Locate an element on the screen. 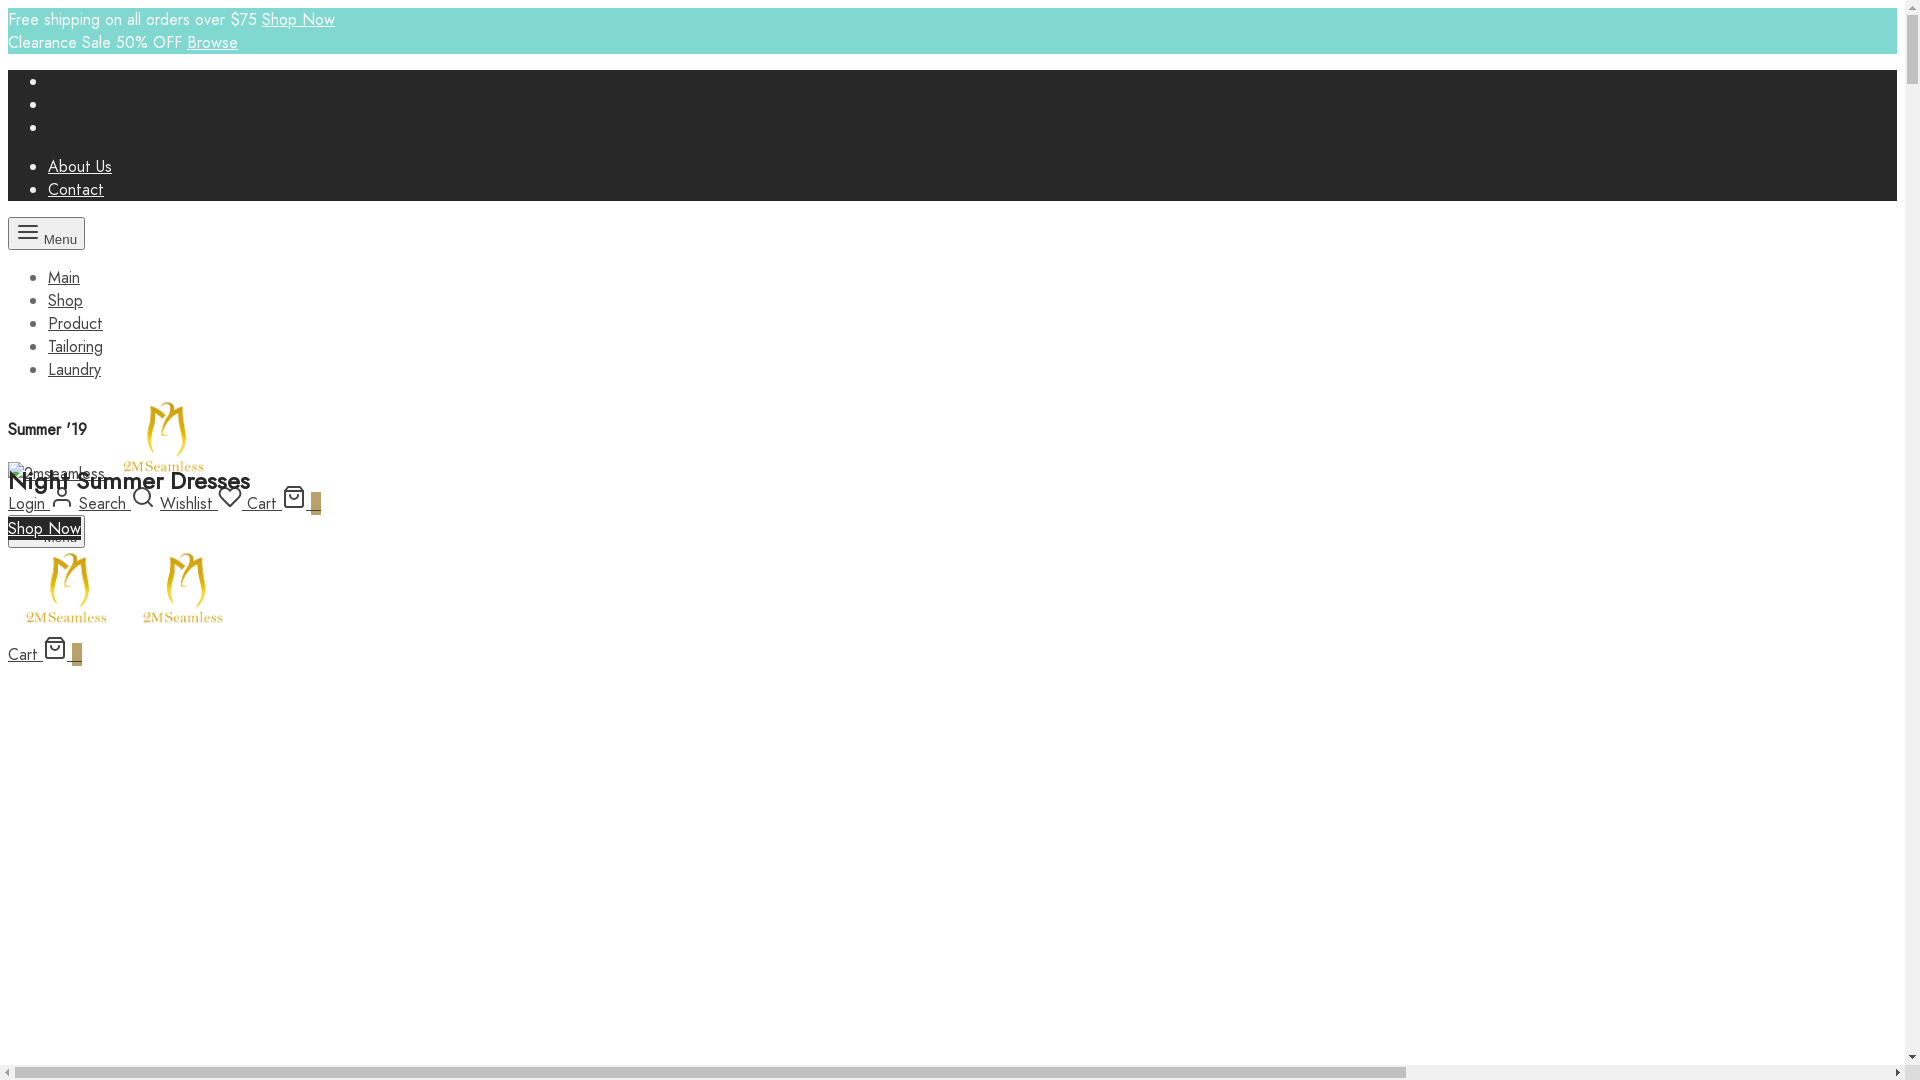 This screenshot has width=1920, height=1080. 'Laundry' is located at coordinates (74, 369).